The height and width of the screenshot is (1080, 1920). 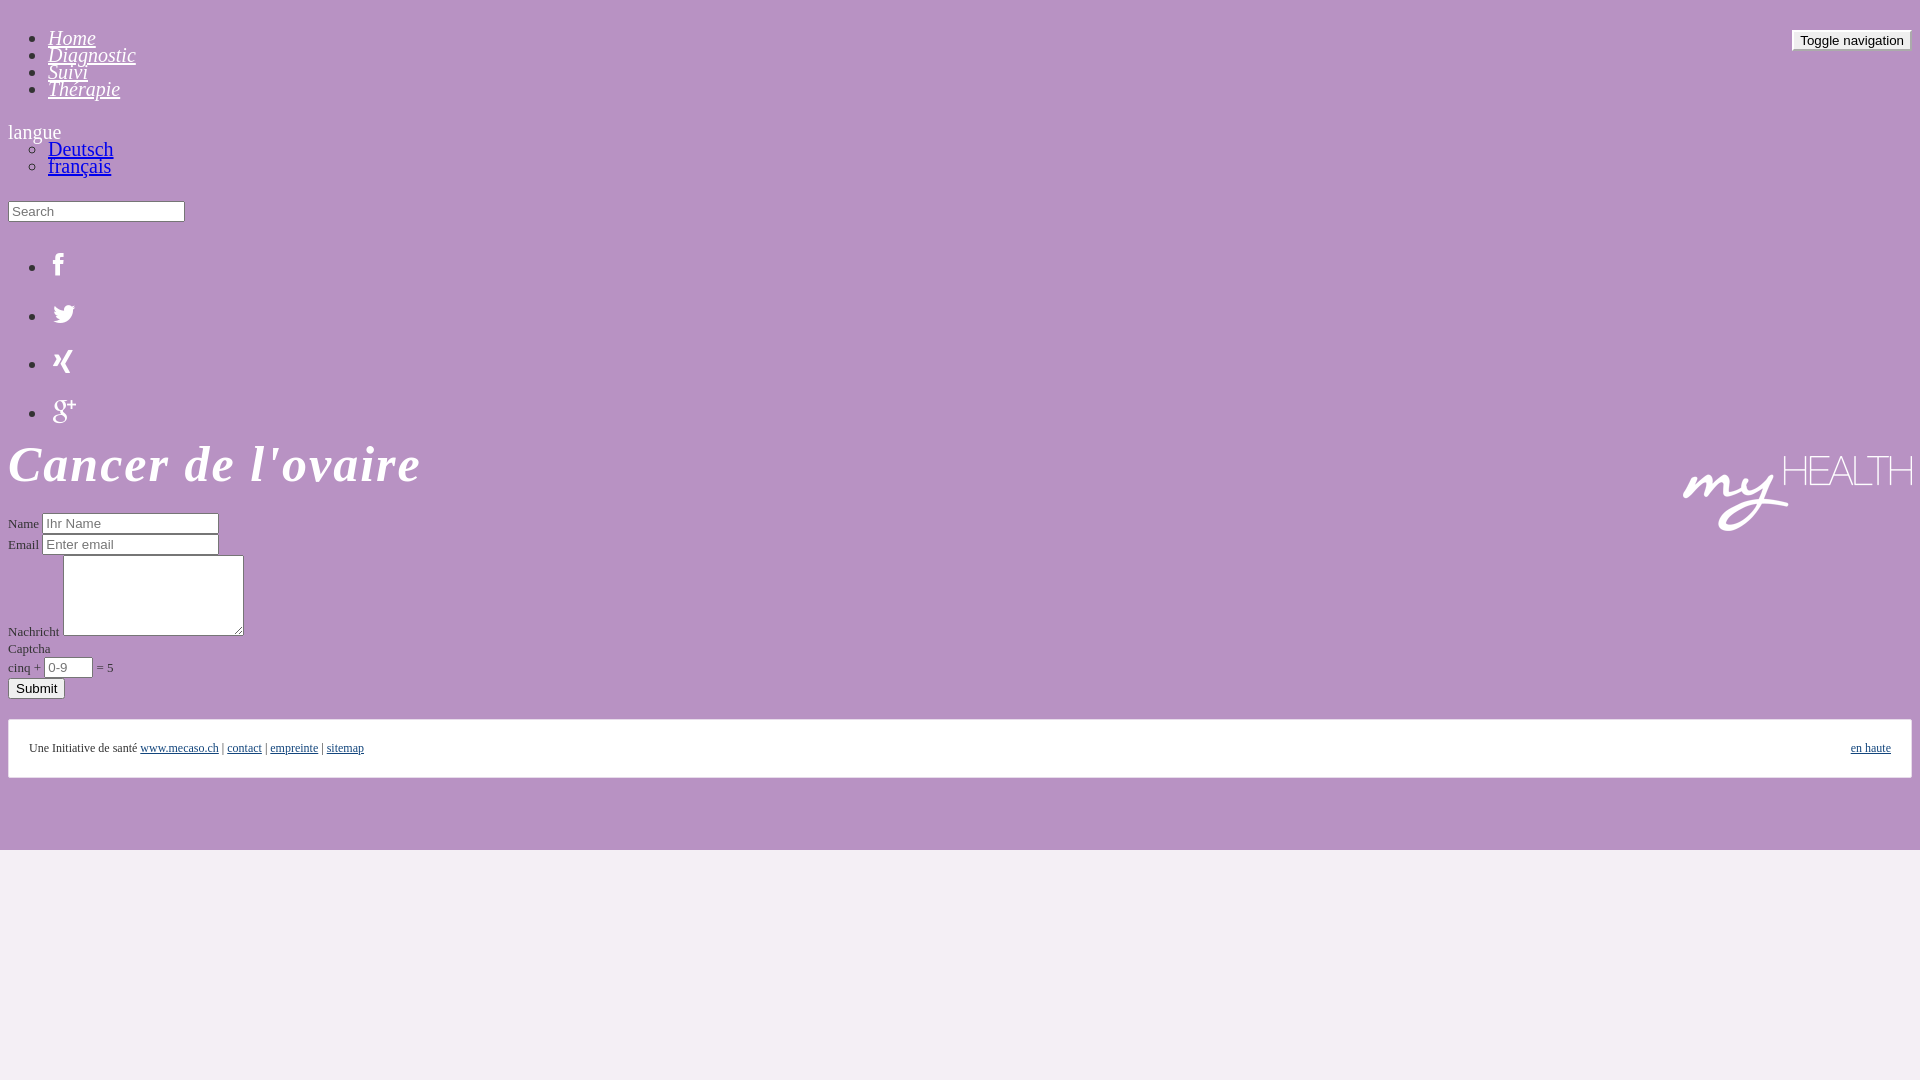 What do you see at coordinates (80, 148) in the screenshot?
I see `'Deutsch'` at bounding box center [80, 148].